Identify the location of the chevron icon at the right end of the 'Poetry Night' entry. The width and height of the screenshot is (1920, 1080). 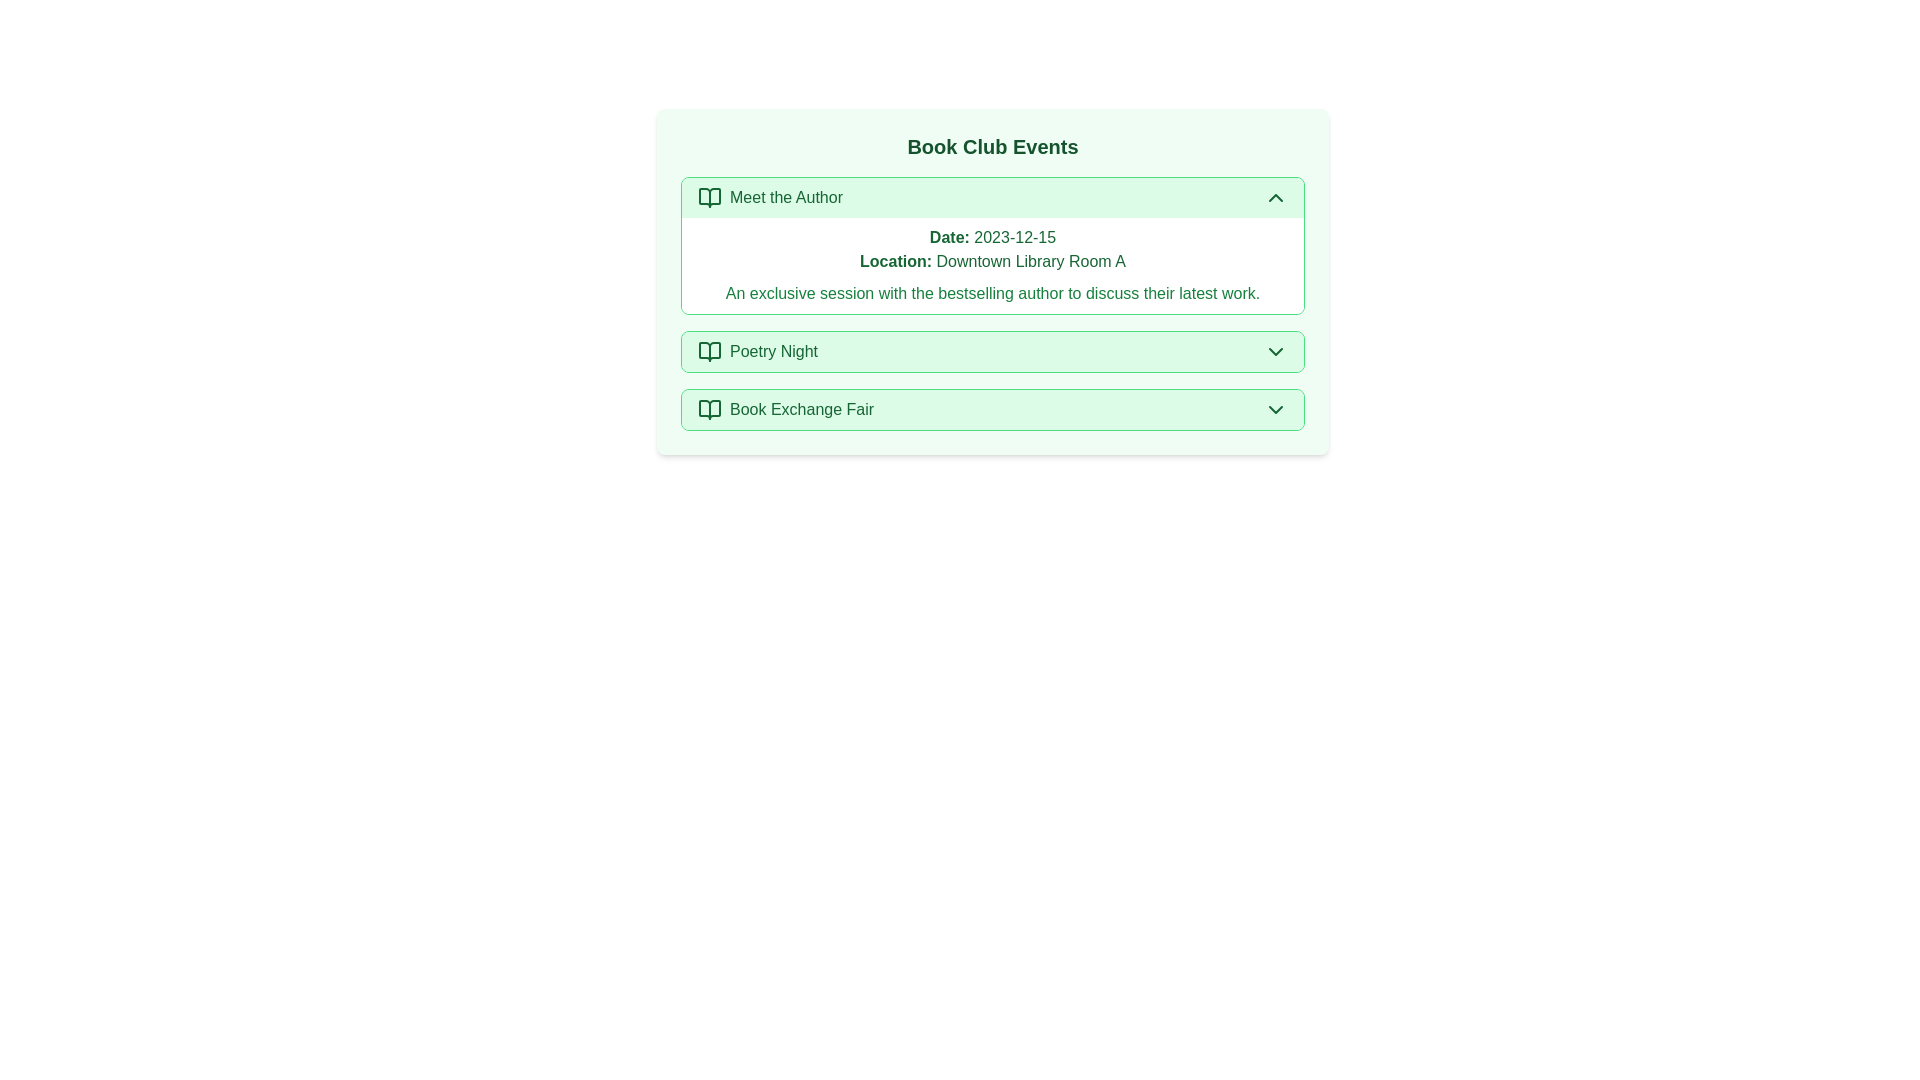
(1275, 350).